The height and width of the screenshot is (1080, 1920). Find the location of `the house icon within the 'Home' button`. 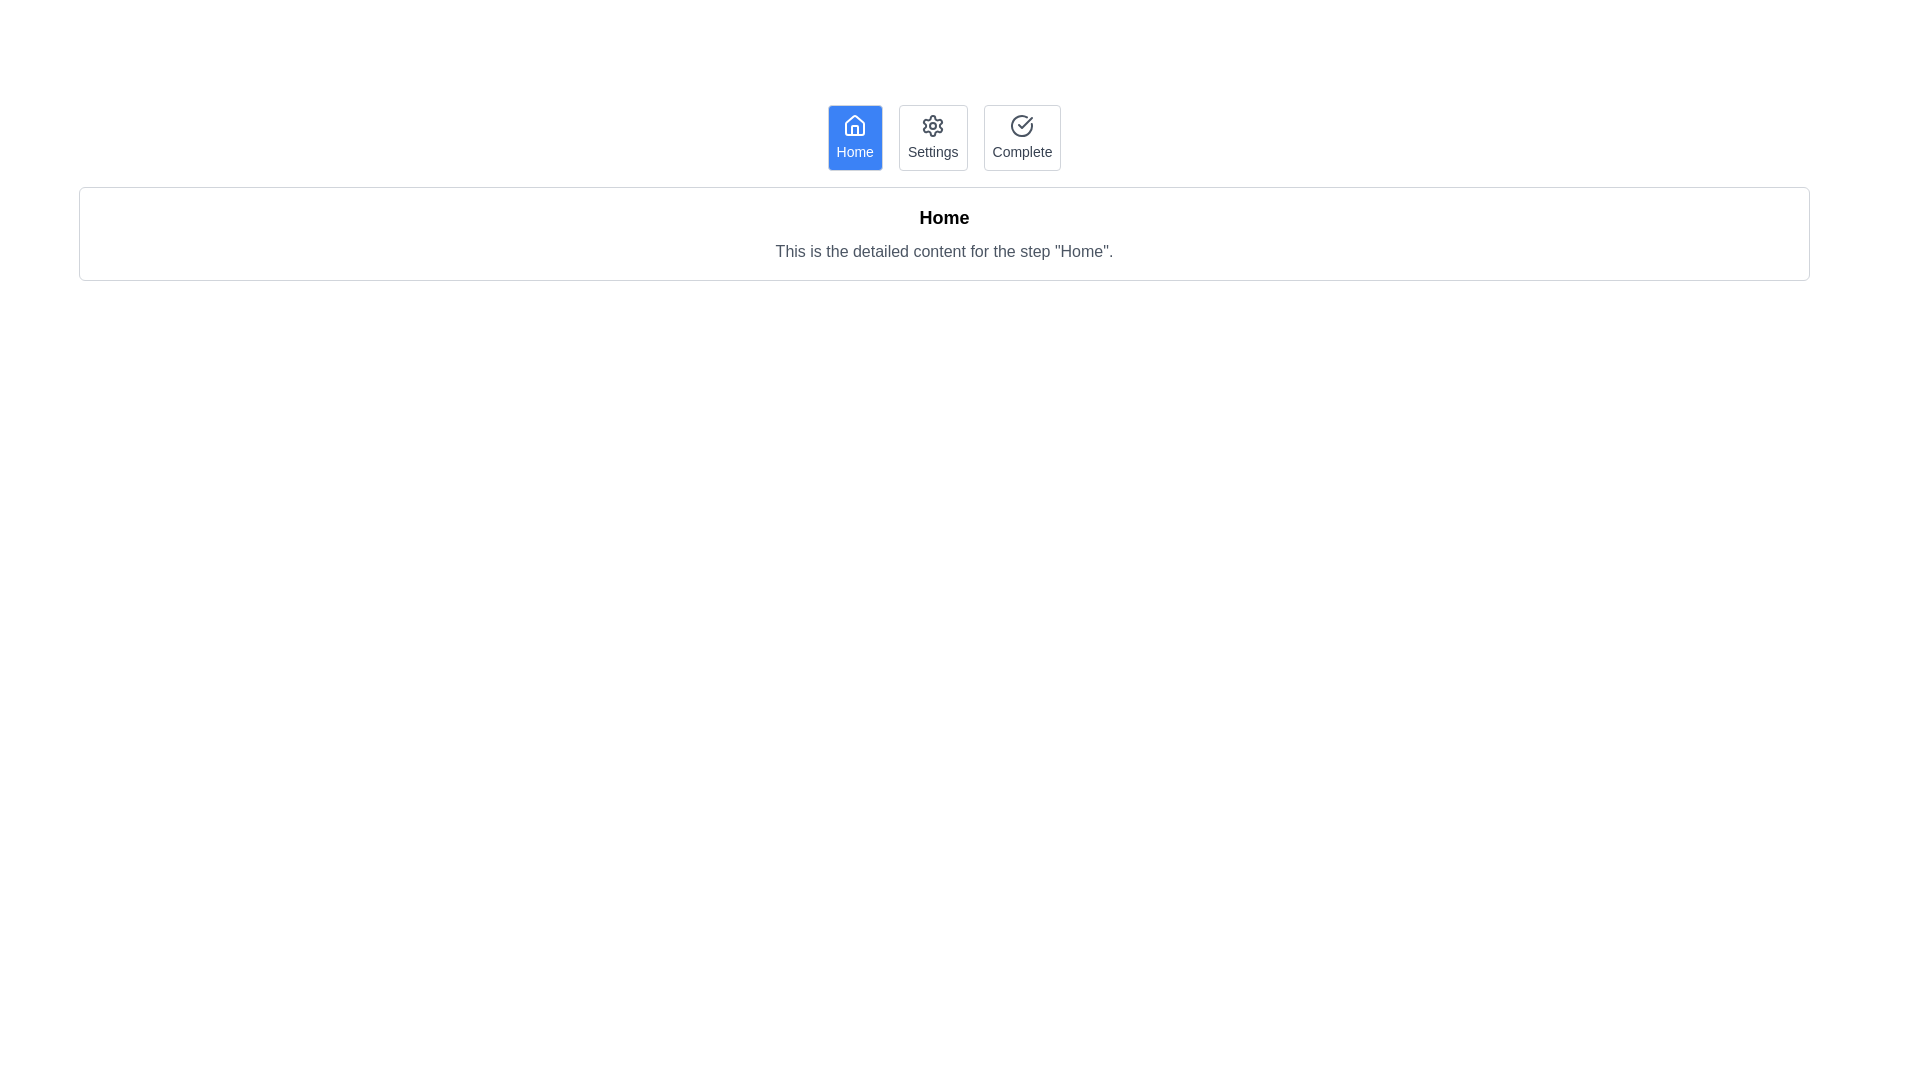

the house icon within the 'Home' button is located at coordinates (855, 126).